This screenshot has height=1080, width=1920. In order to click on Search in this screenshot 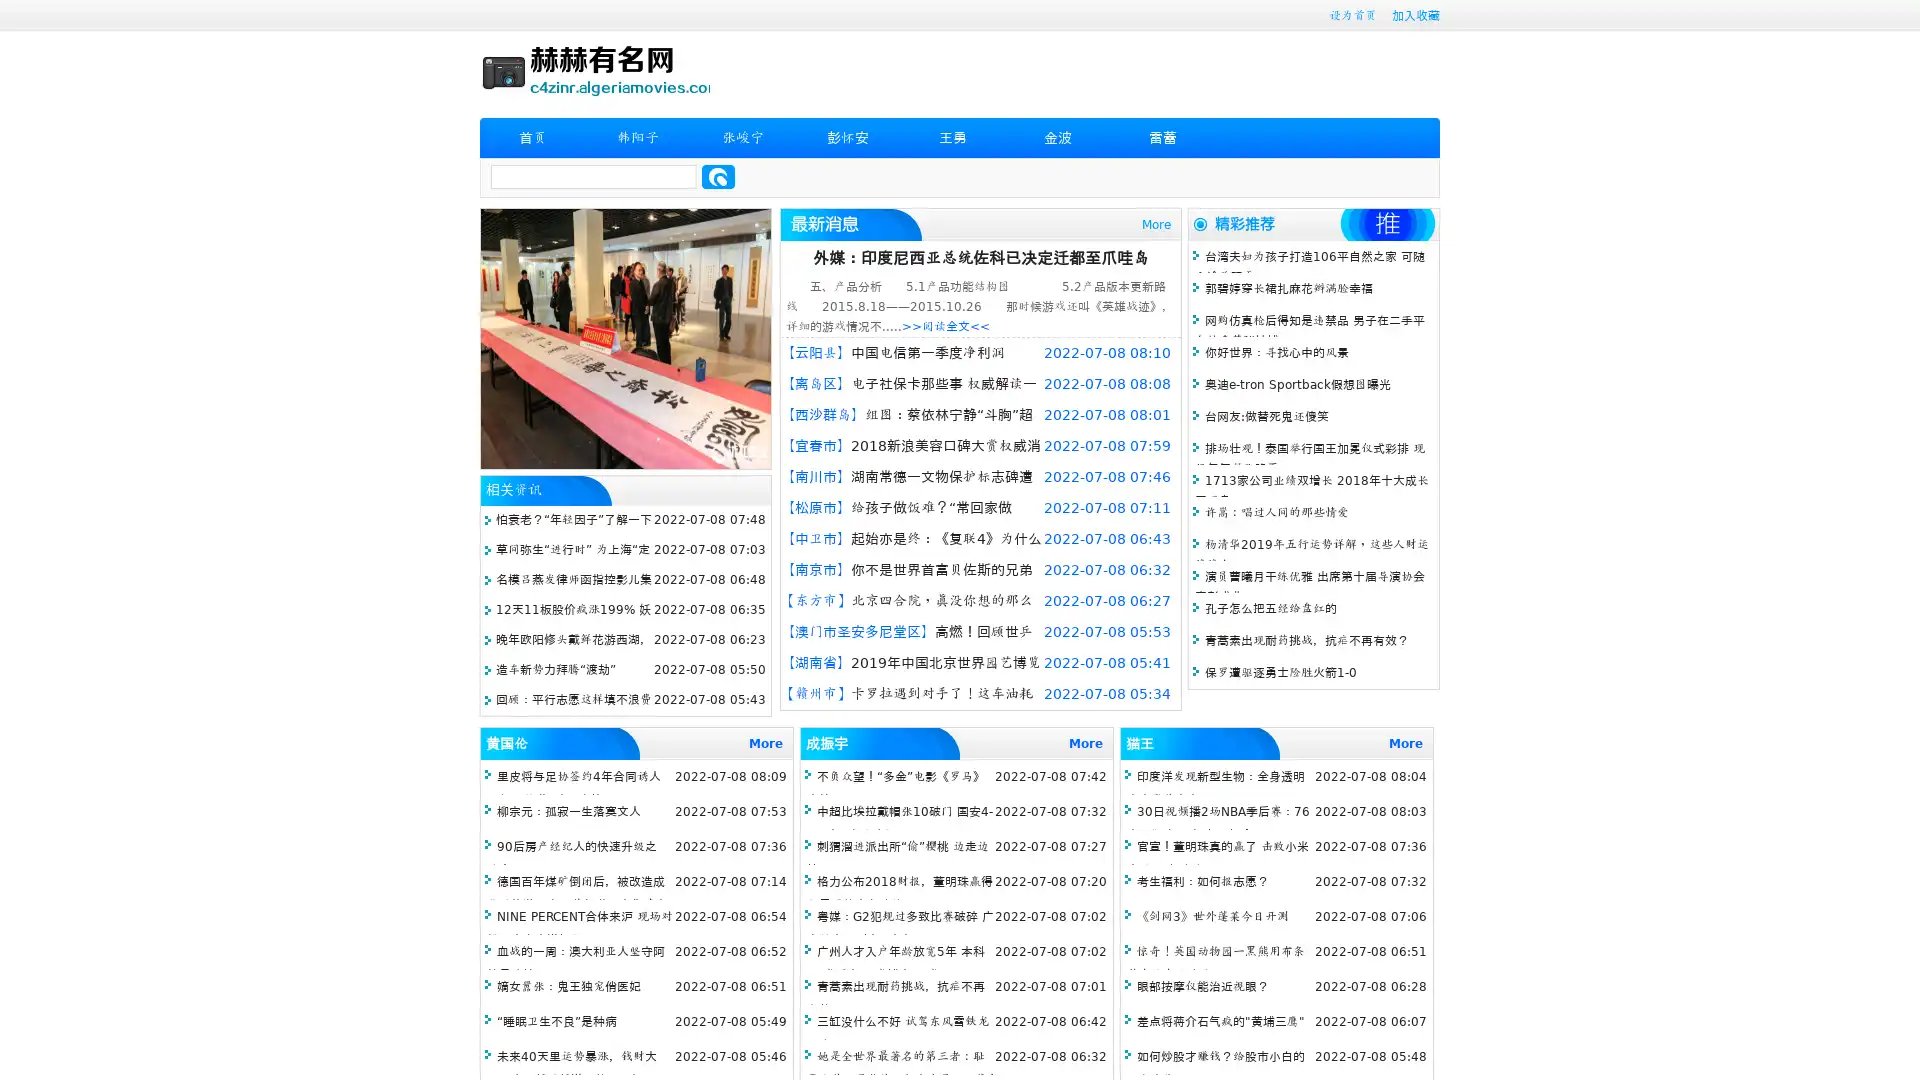, I will do `click(718, 176)`.